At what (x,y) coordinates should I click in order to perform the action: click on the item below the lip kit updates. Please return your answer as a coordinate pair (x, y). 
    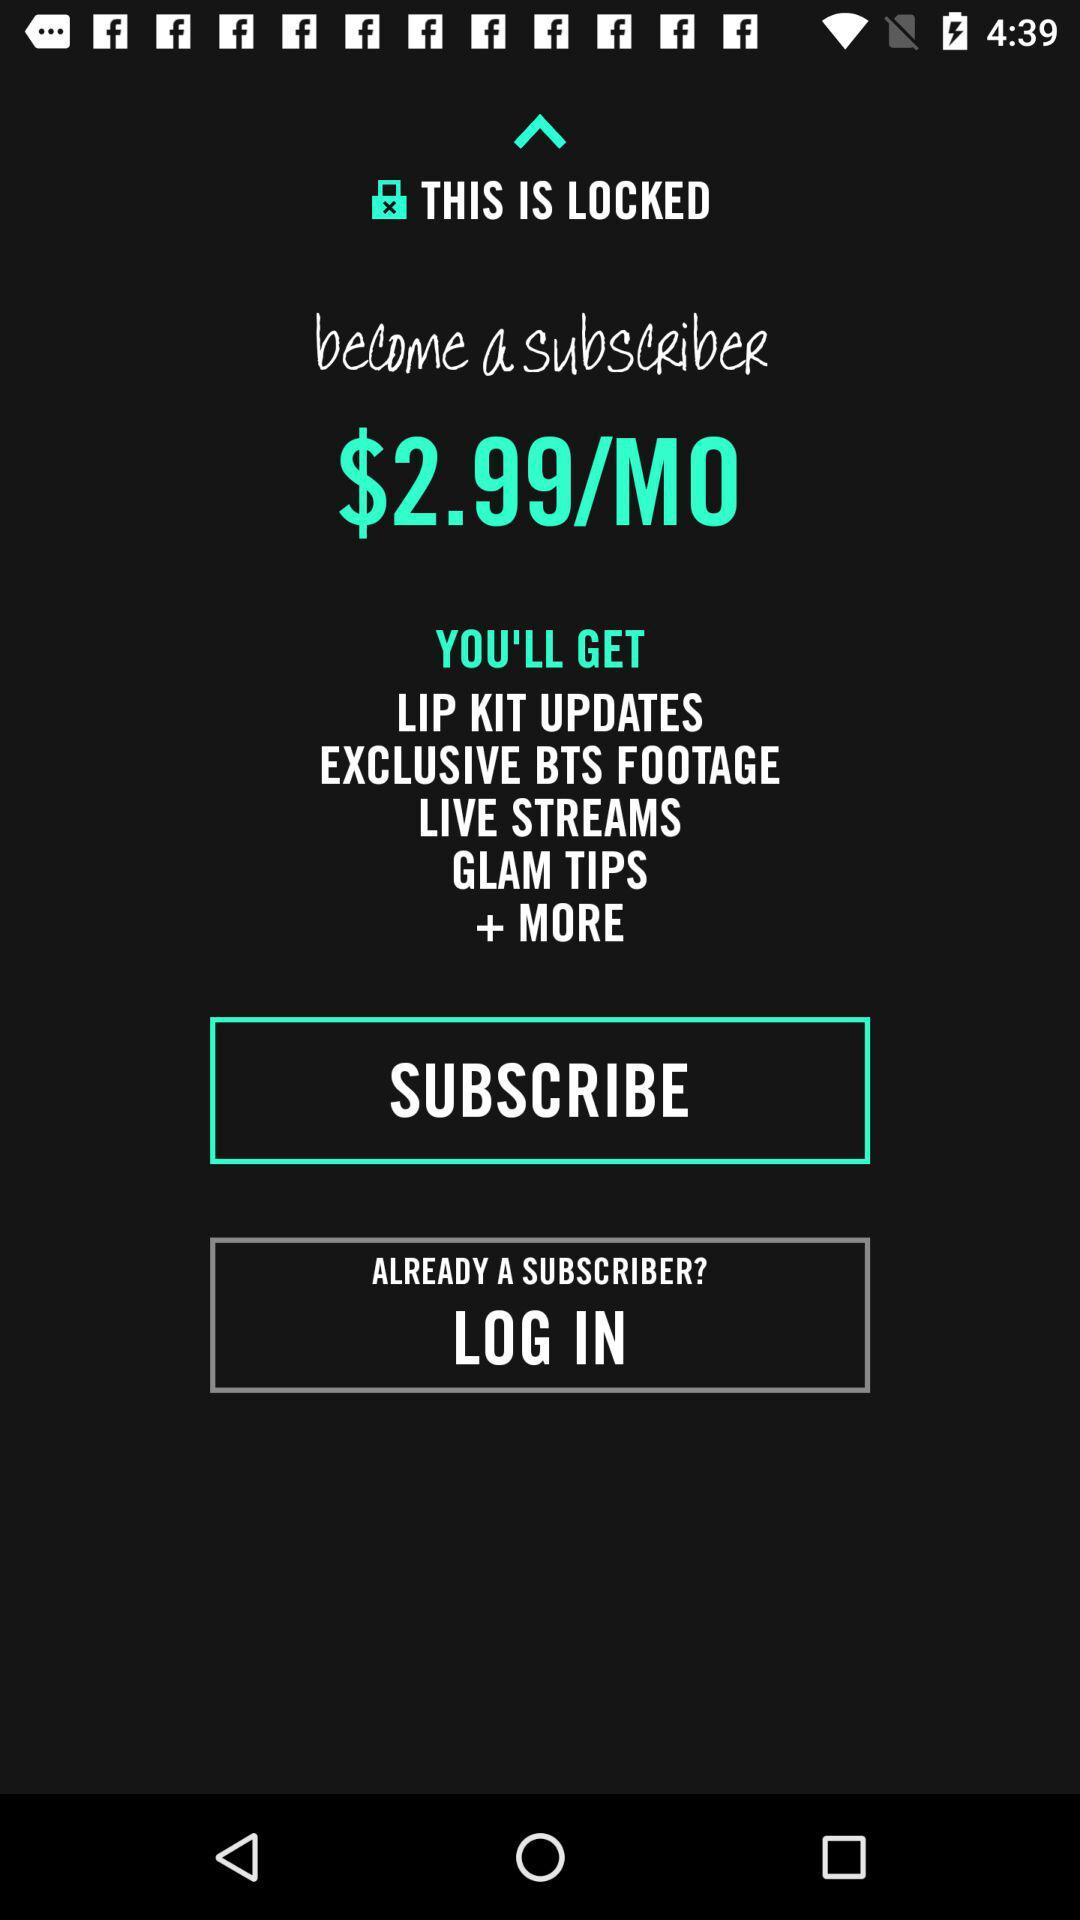
    Looking at the image, I should click on (540, 1089).